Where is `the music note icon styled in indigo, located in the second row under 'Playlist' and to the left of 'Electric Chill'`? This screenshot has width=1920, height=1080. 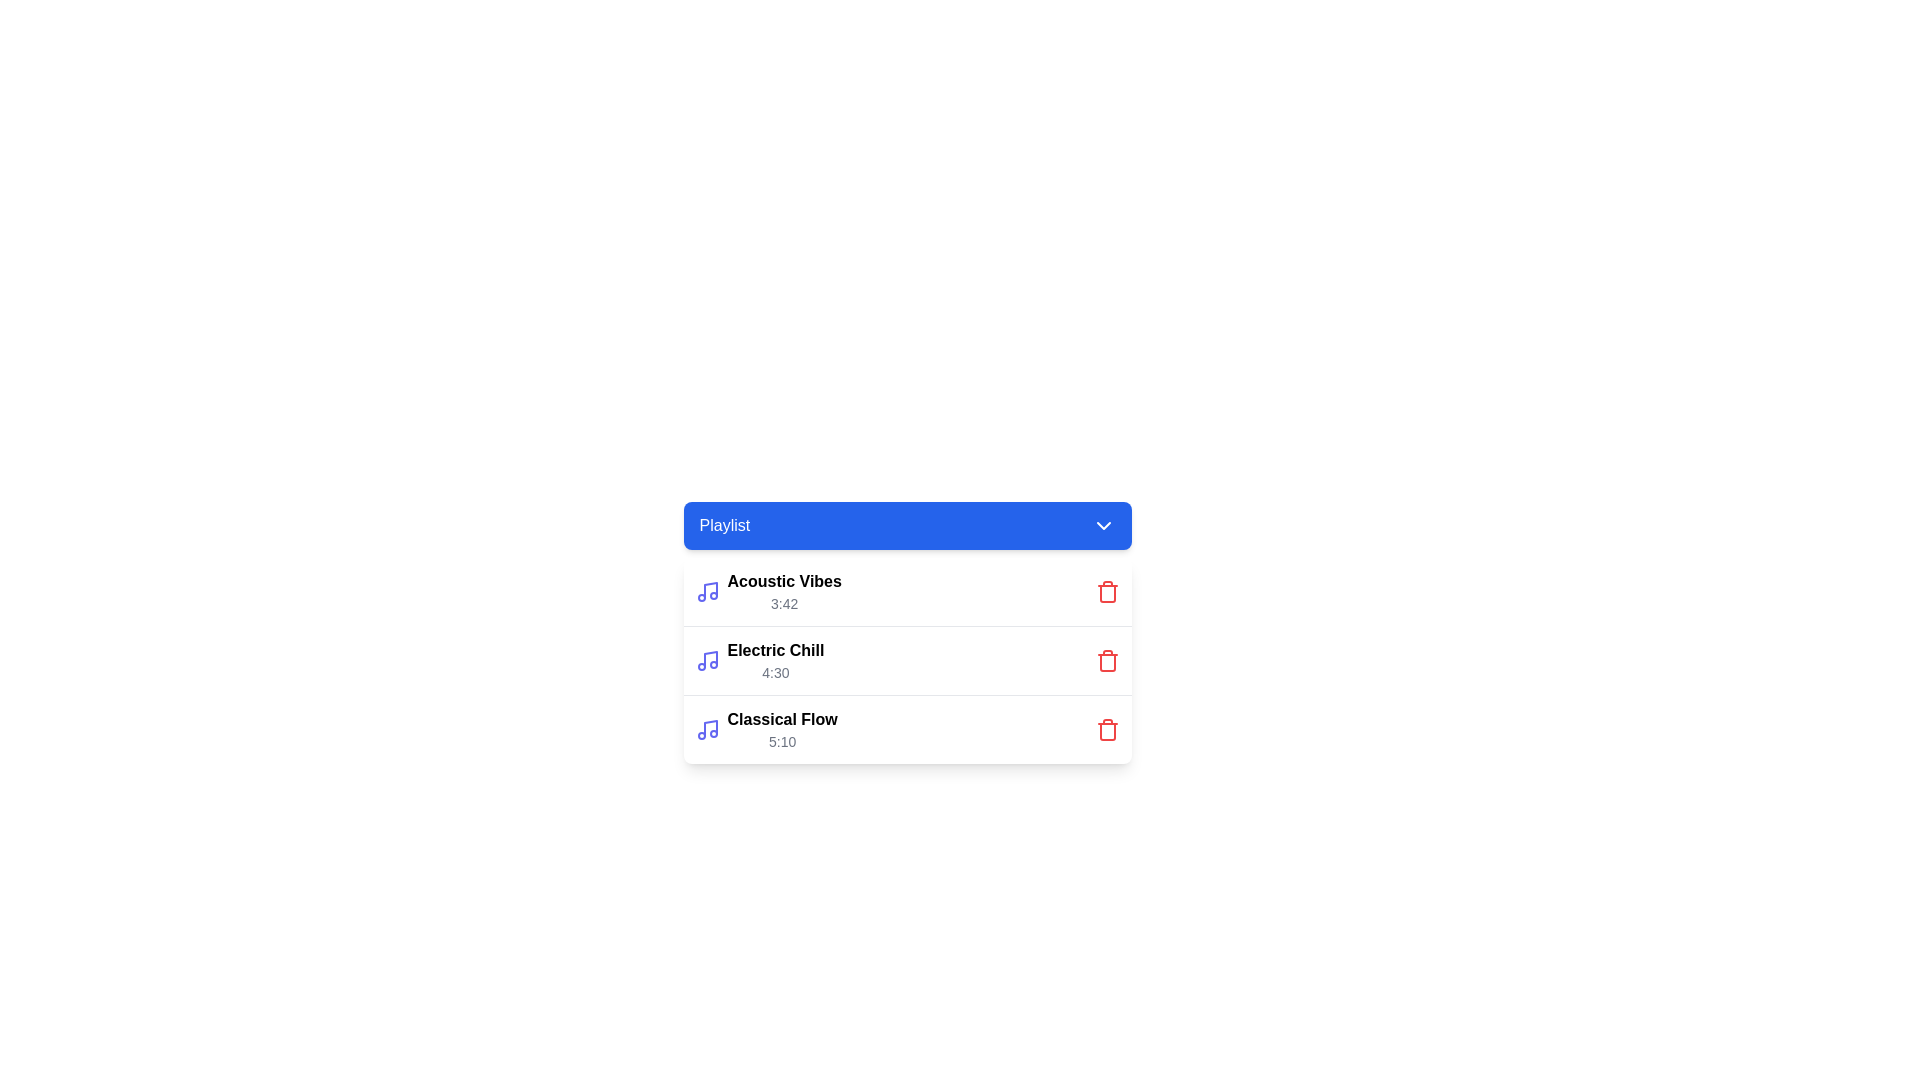
the music note icon styled in indigo, located in the second row under 'Playlist' and to the left of 'Electric Chill' is located at coordinates (707, 660).